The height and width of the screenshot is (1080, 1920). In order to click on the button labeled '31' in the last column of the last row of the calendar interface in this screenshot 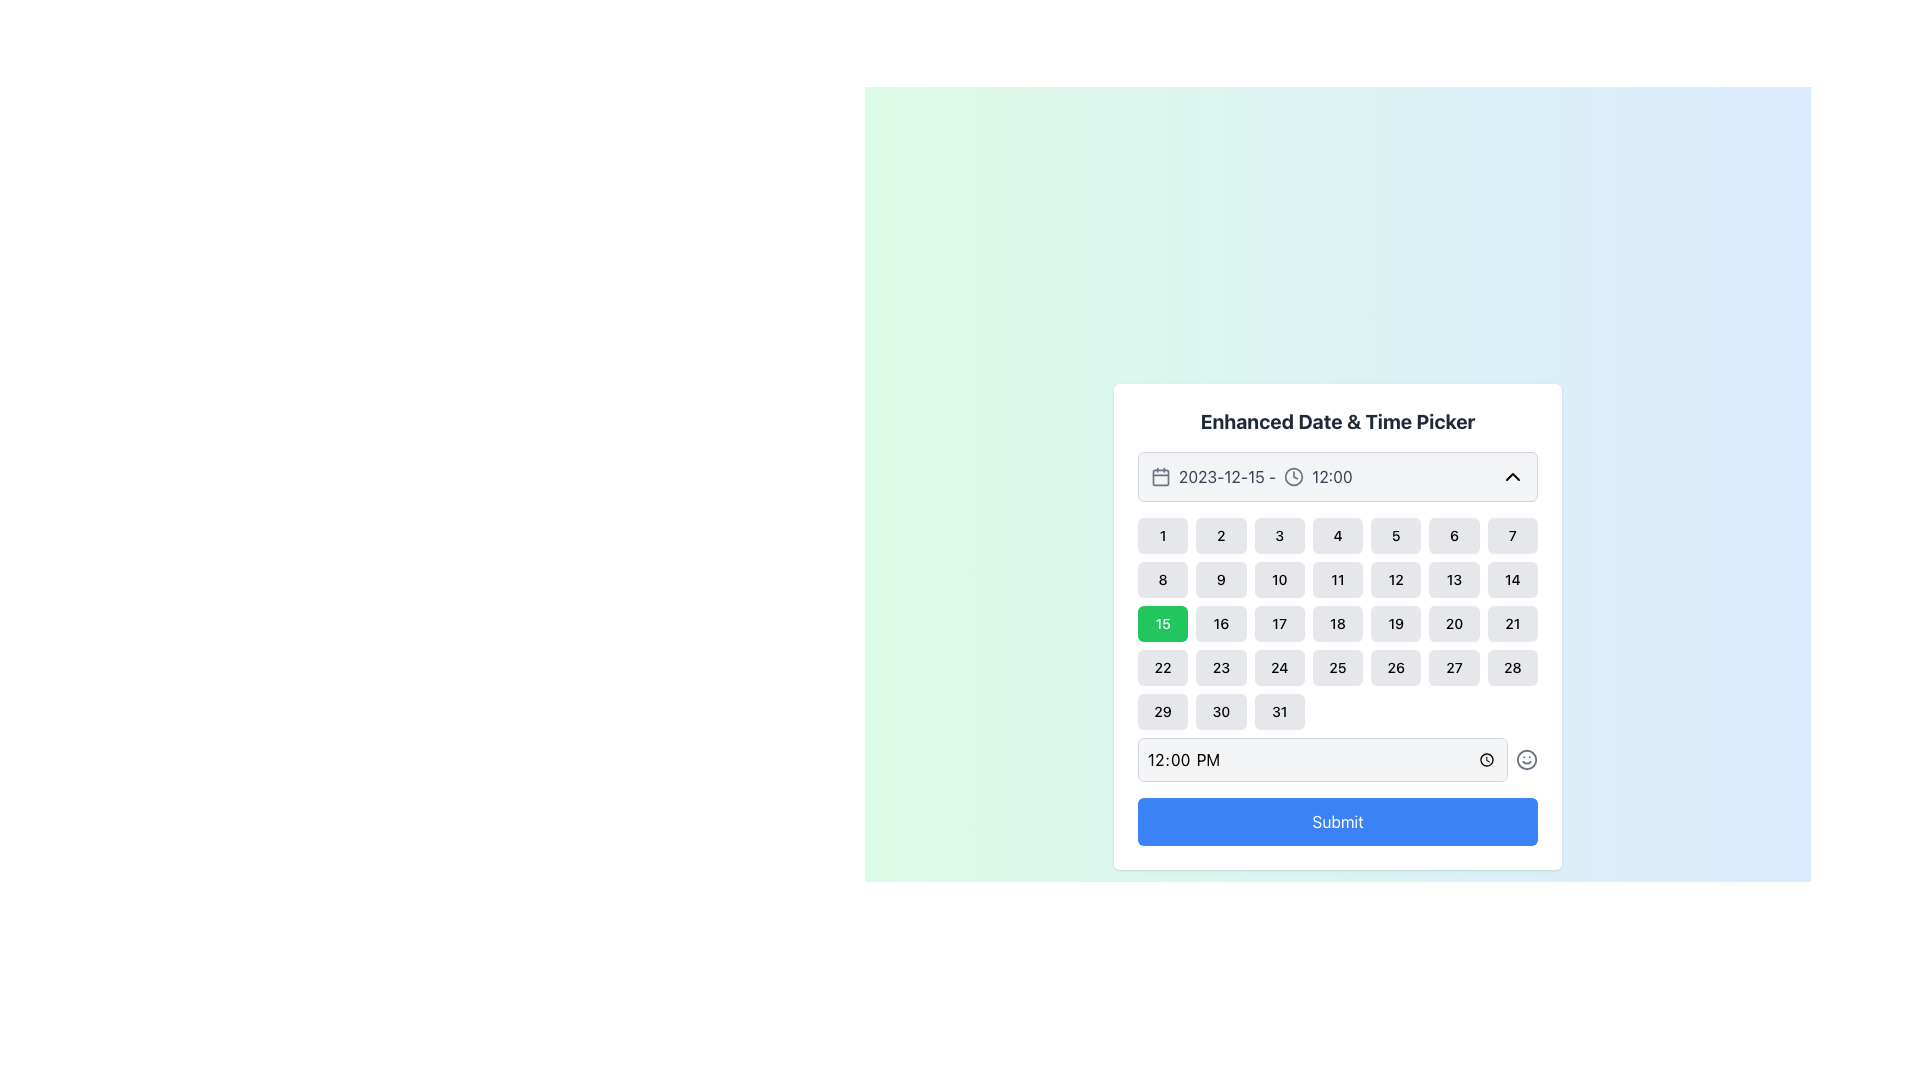, I will do `click(1278, 711)`.